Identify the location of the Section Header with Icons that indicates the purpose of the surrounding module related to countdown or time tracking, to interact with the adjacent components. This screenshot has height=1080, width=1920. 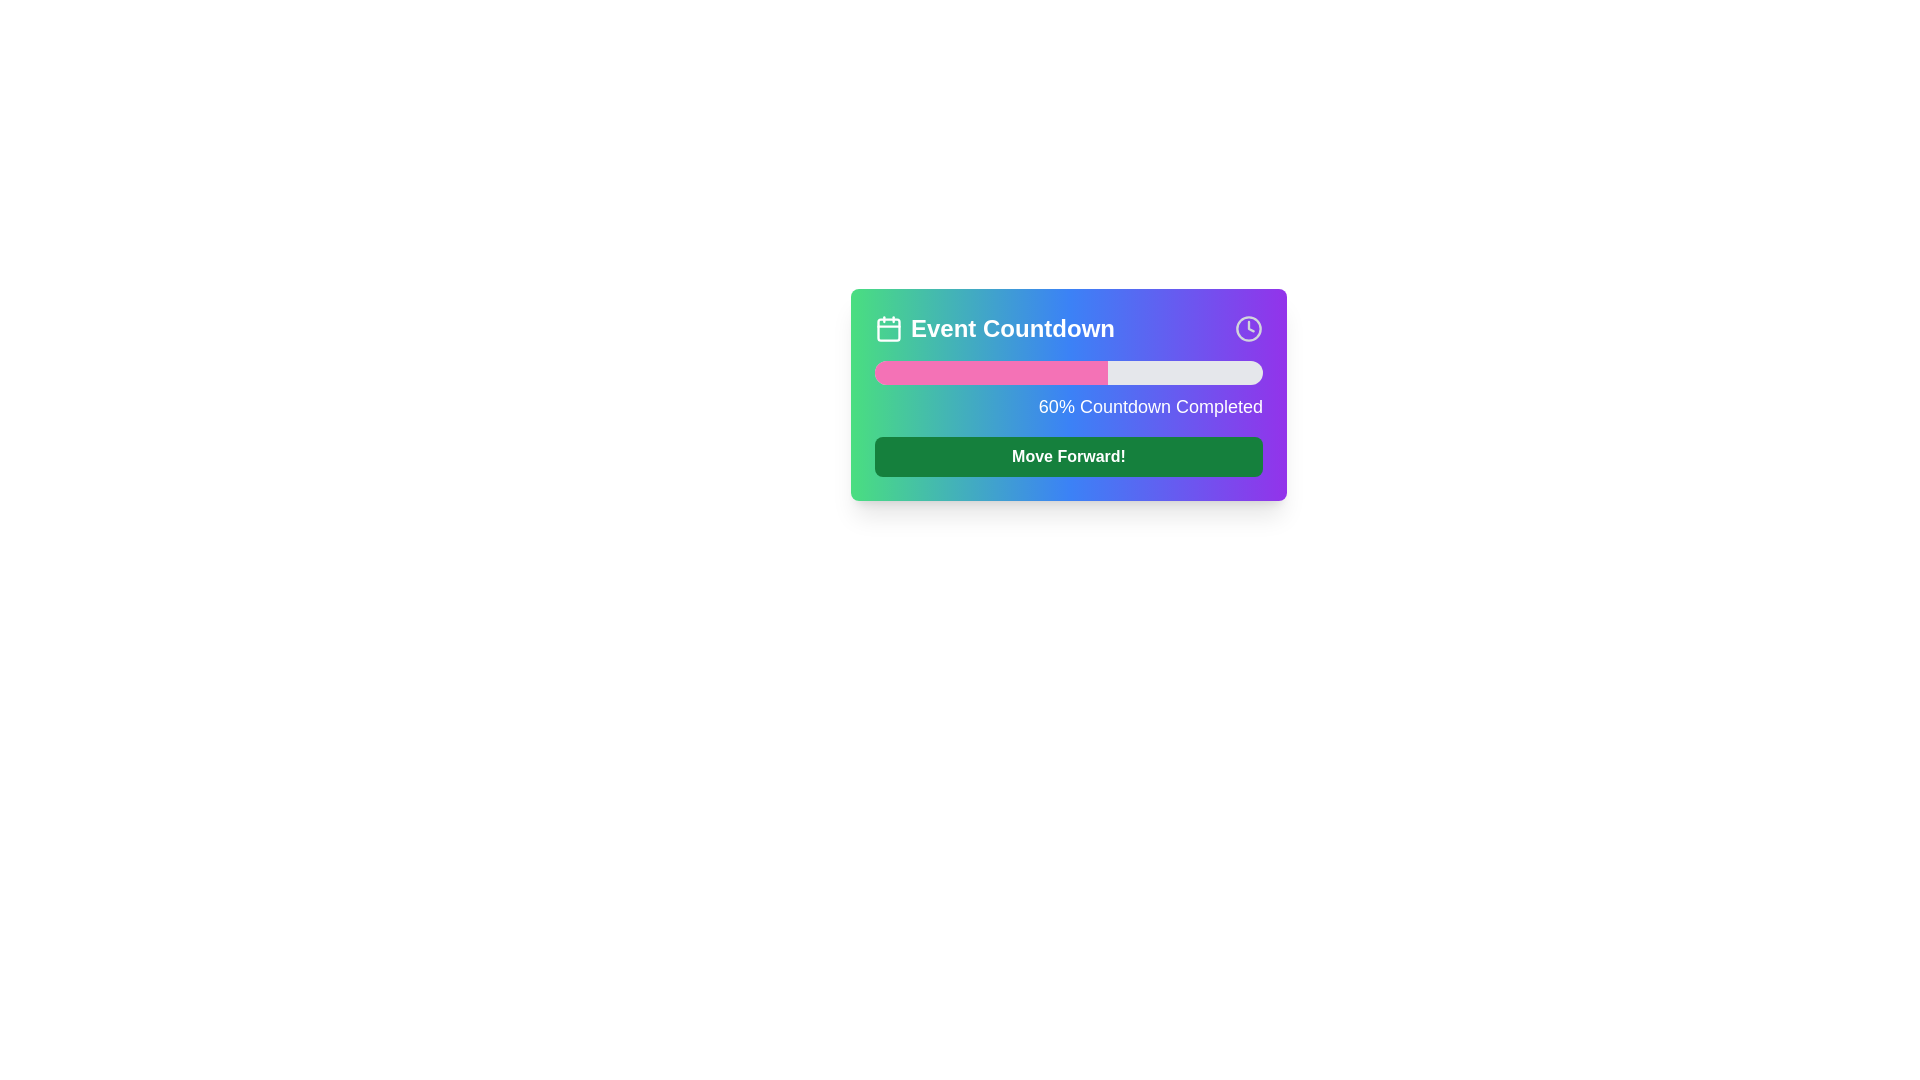
(1068, 327).